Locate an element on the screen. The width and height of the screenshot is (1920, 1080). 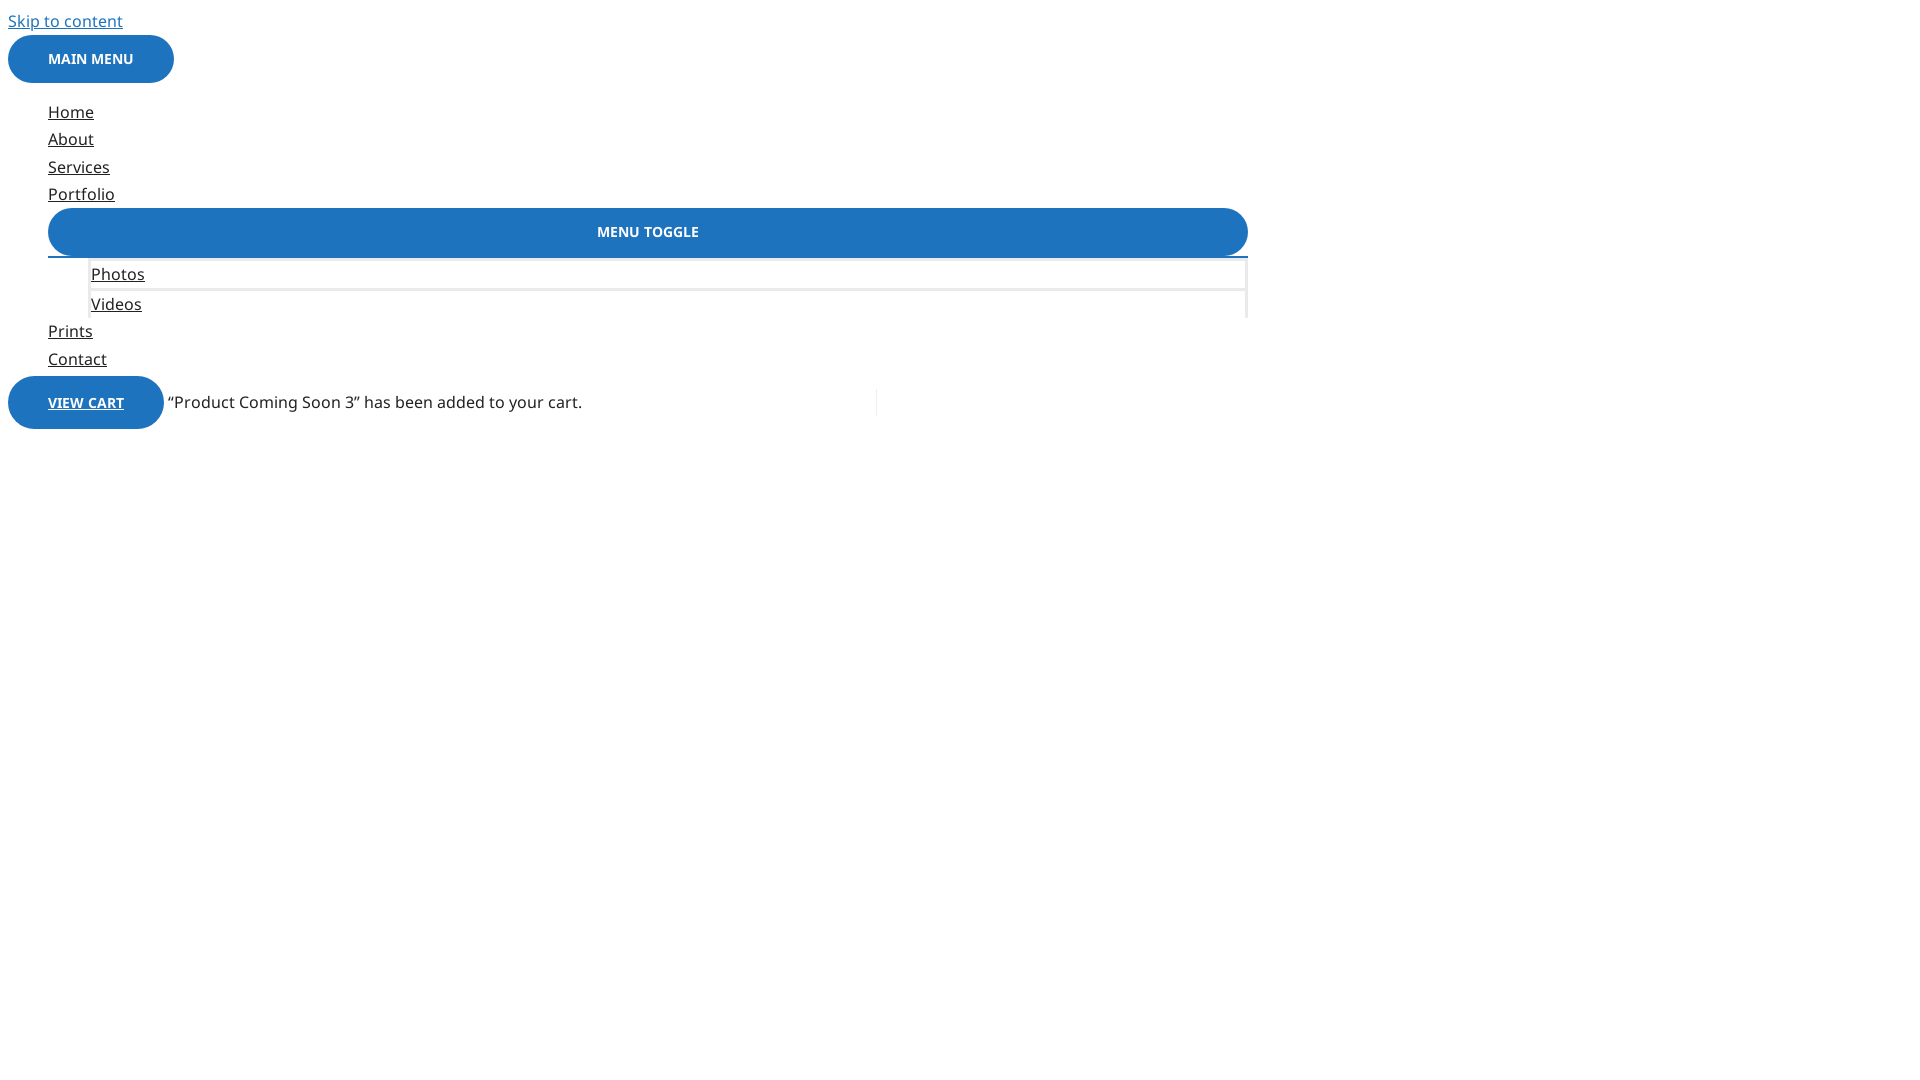
'MENU TOGGLE' is located at coordinates (648, 230).